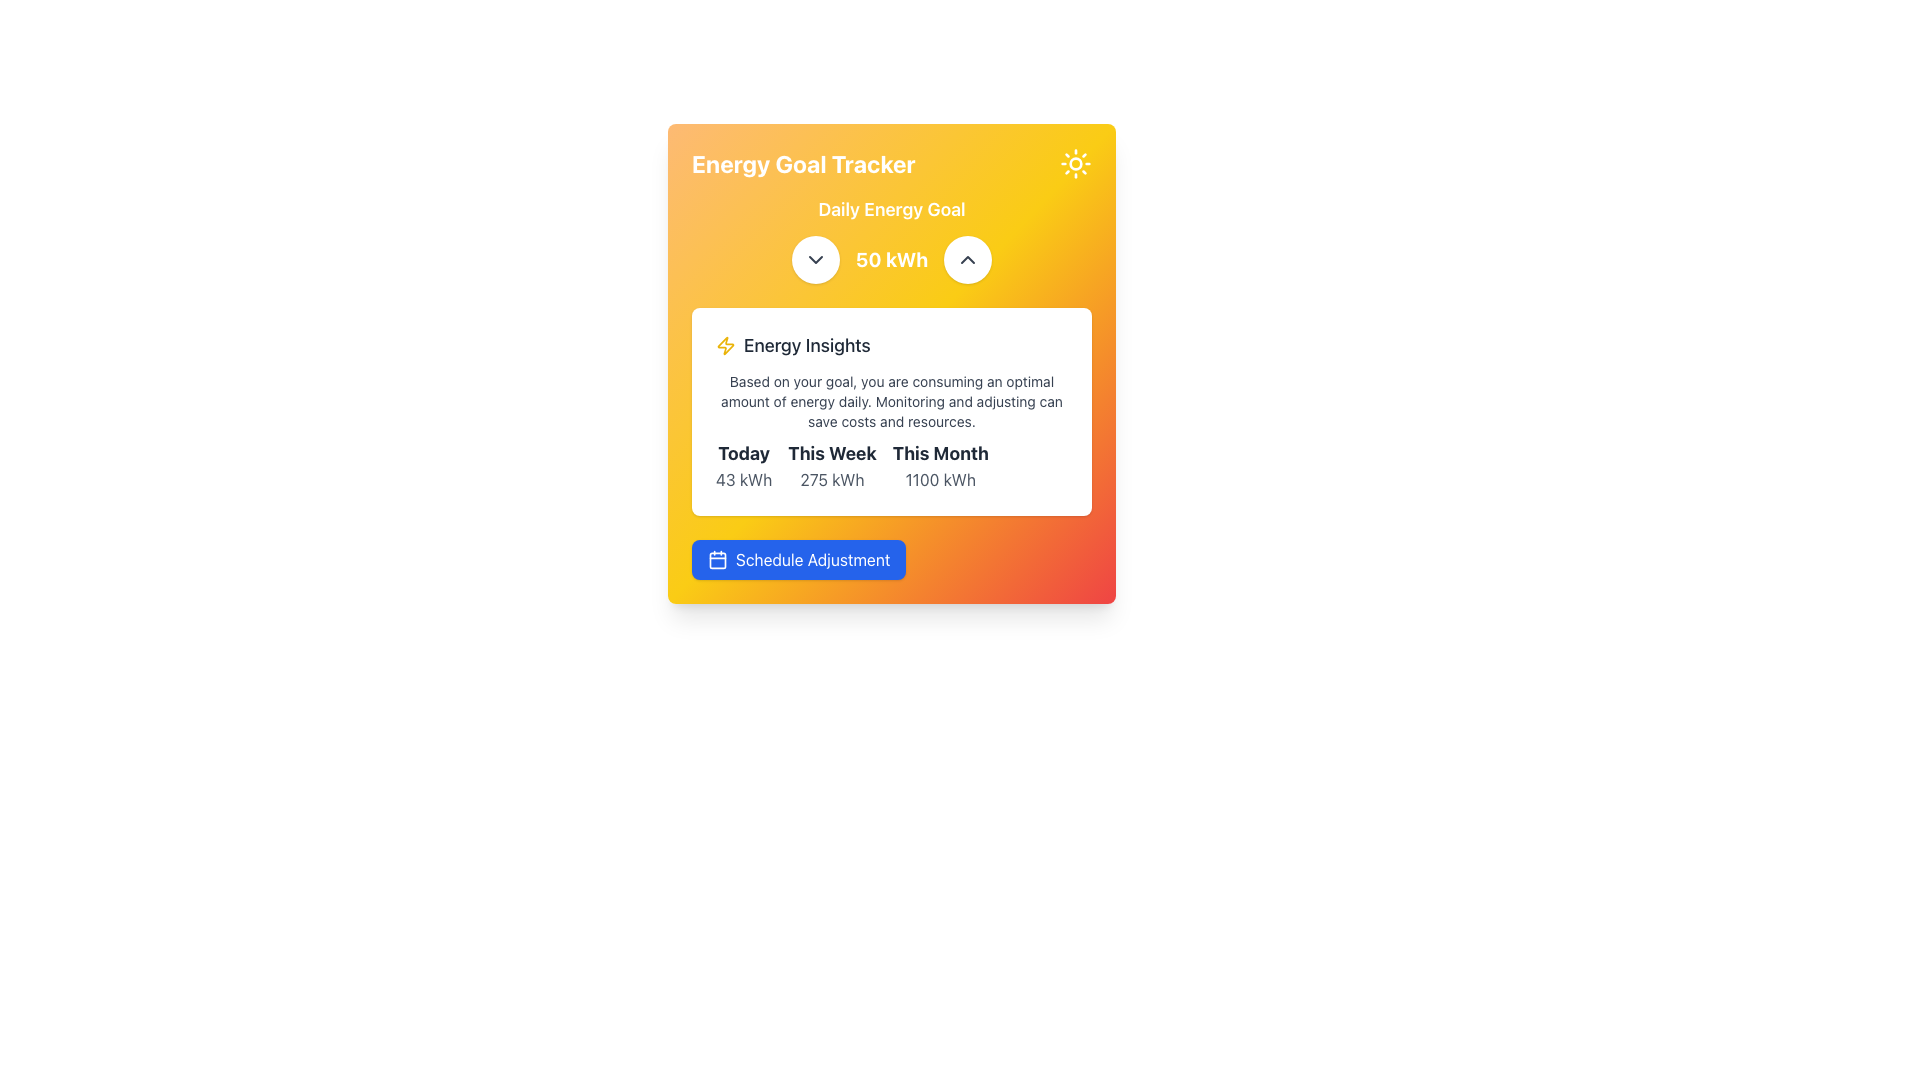 The height and width of the screenshot is (1080, 1920). Describe the element at coordinates (724, 345) in the screenshot. I see `the yellow lightning bolt icon located in the top-right corner adjacent to the 'Energy Goal Tracker' title` at that location.